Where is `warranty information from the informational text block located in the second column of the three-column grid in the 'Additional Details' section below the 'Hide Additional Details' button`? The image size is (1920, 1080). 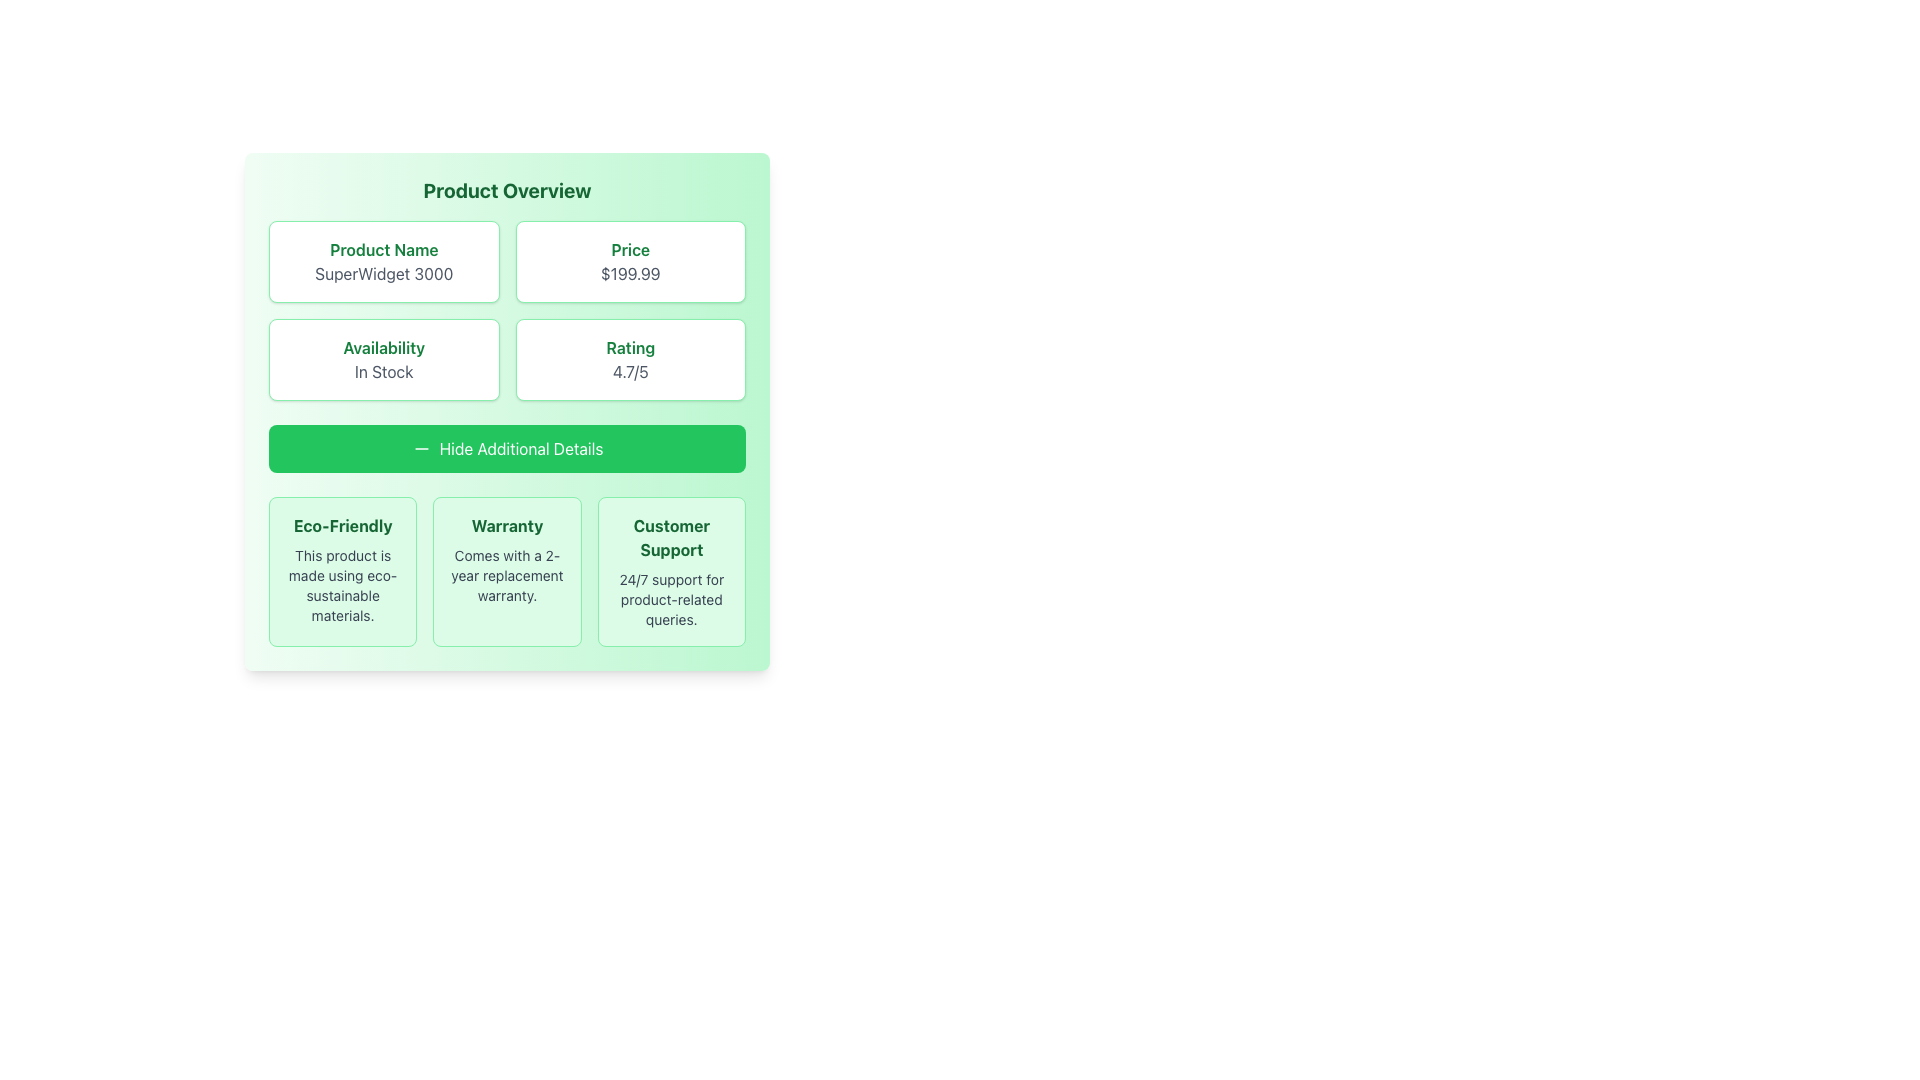 warranty information from the informational text block located in the second column of the three-column grid in the 'Additional Details' section below the 'Hide Additional Details' button is located at coordinates (507, 571).